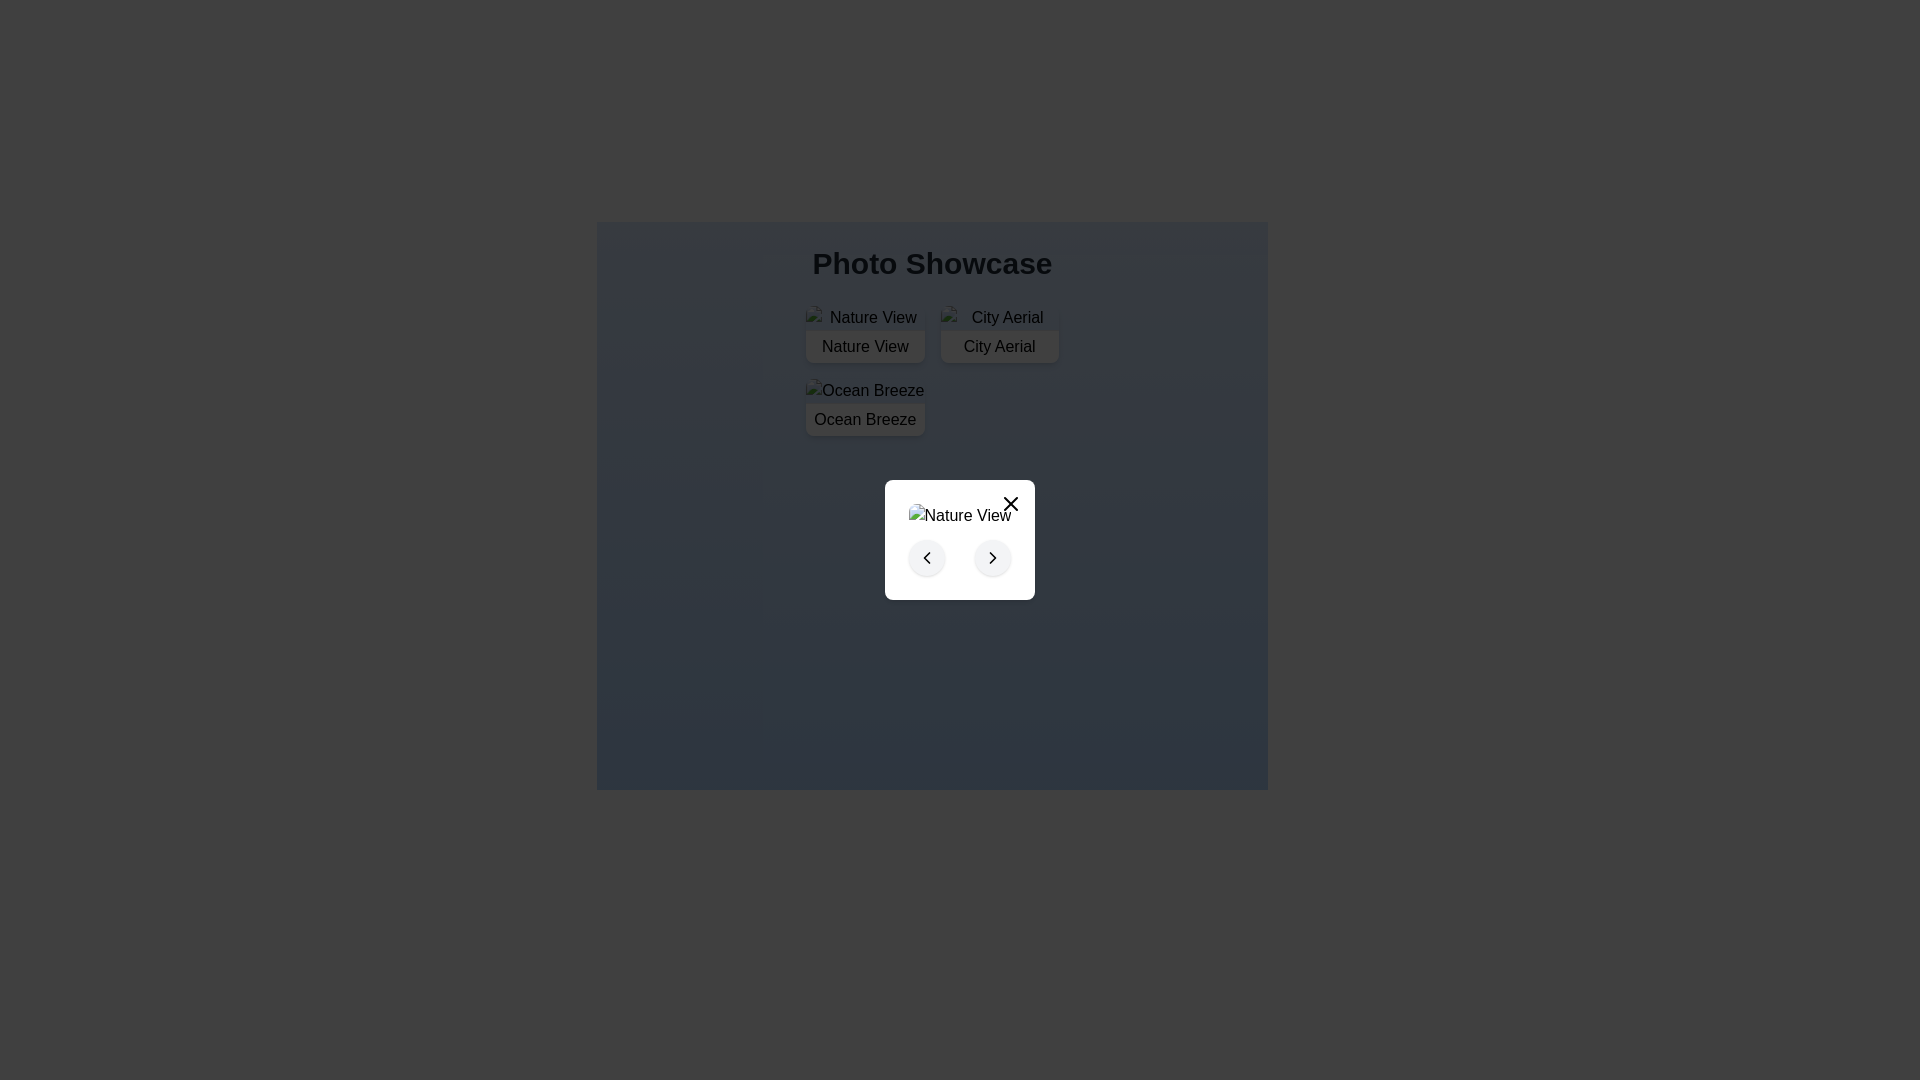 This screenshot has height=1080, width=1920. I want to click on the navigation button located on the right side of the modal structure to move to the next item in the sequence, so click(993, 558).